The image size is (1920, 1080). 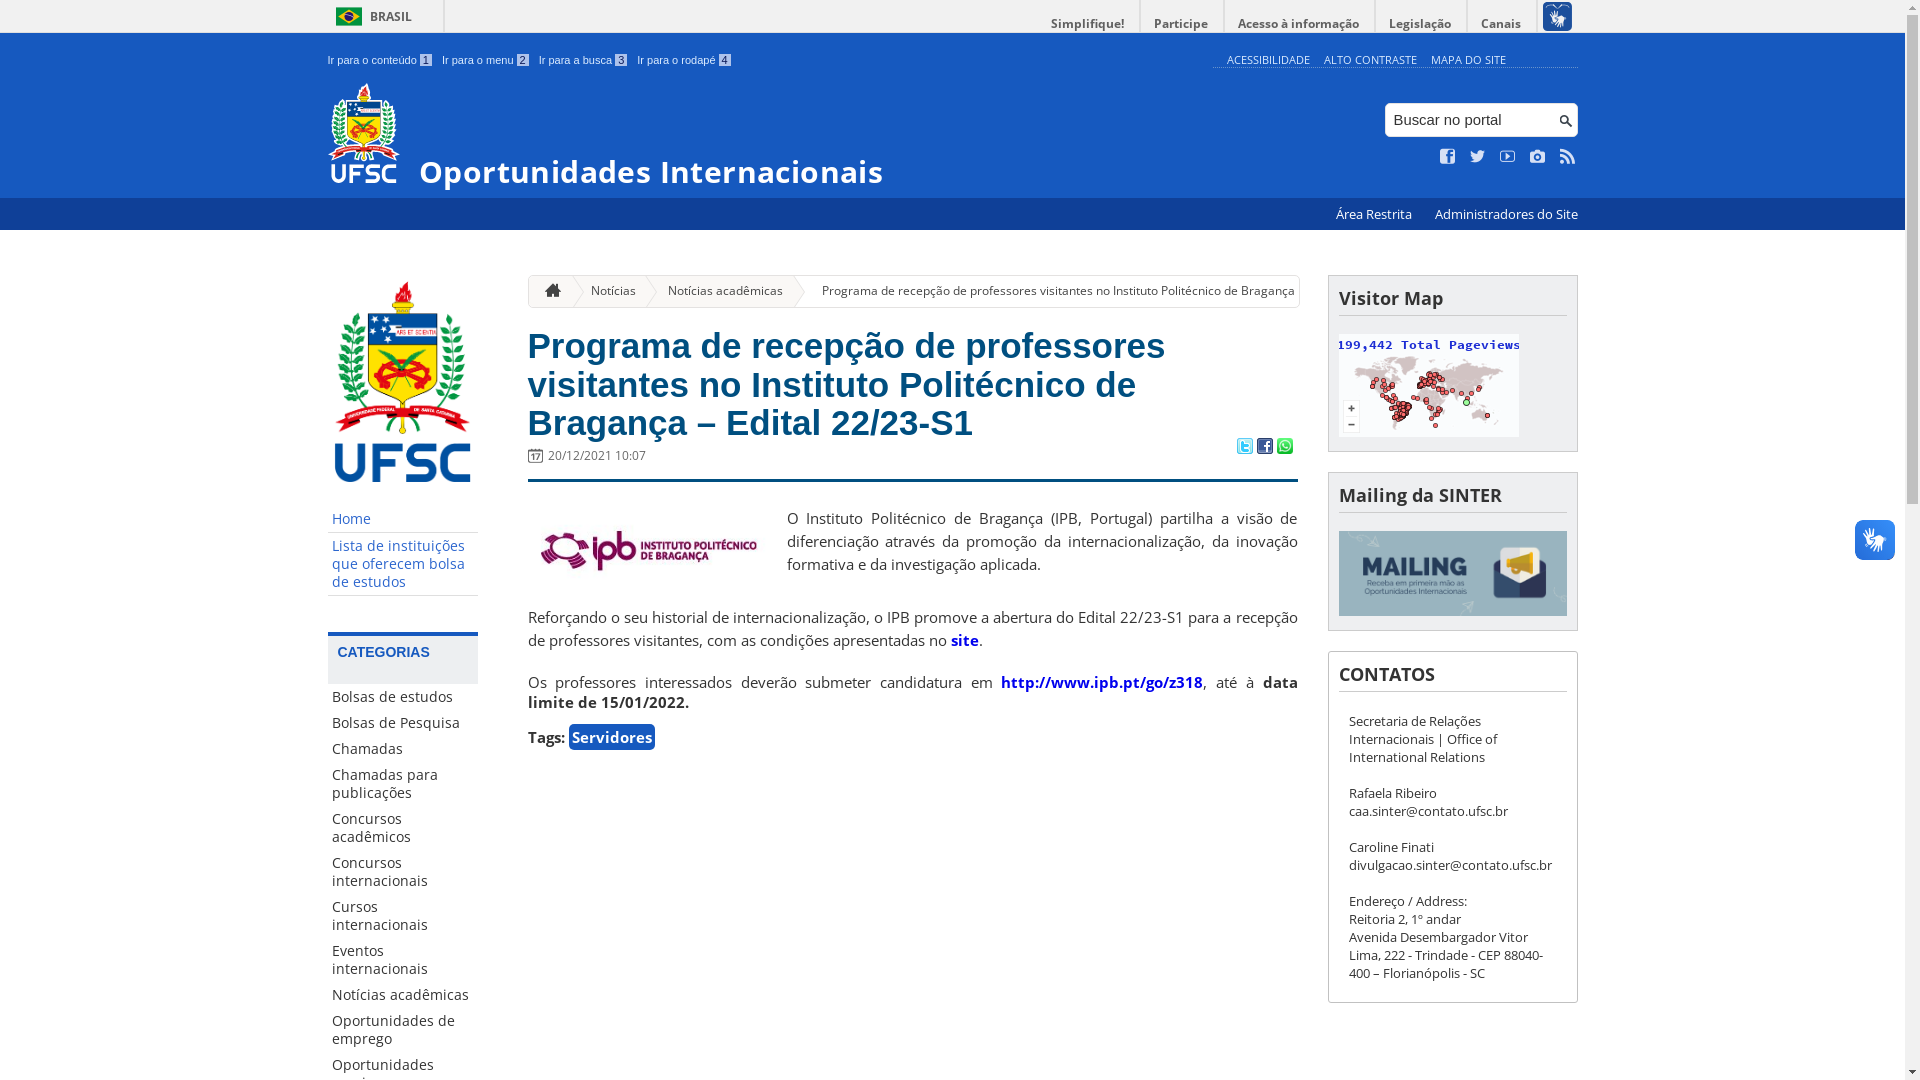 I want to click on 'Participe', so click(x=1140, y=23).